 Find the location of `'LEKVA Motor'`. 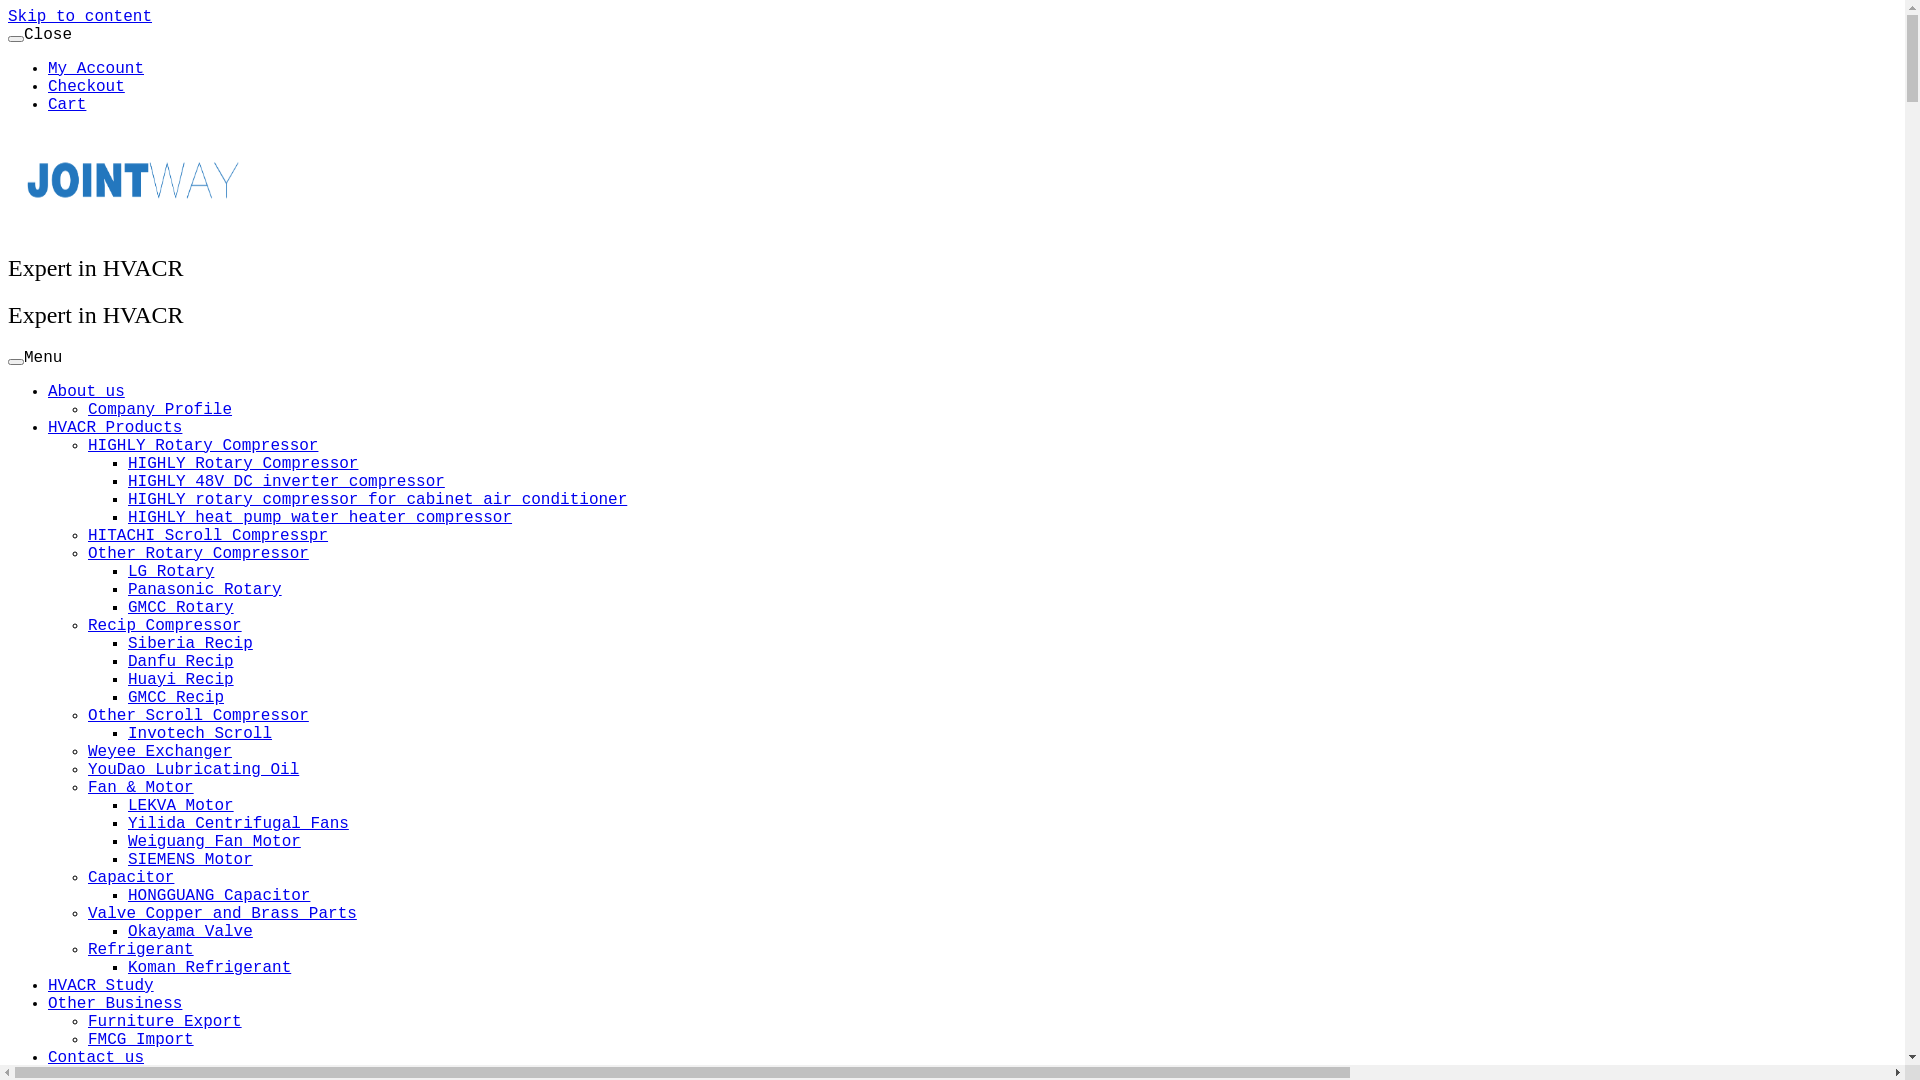

'LEKVA Motor' is located at coordinates (181, 805).